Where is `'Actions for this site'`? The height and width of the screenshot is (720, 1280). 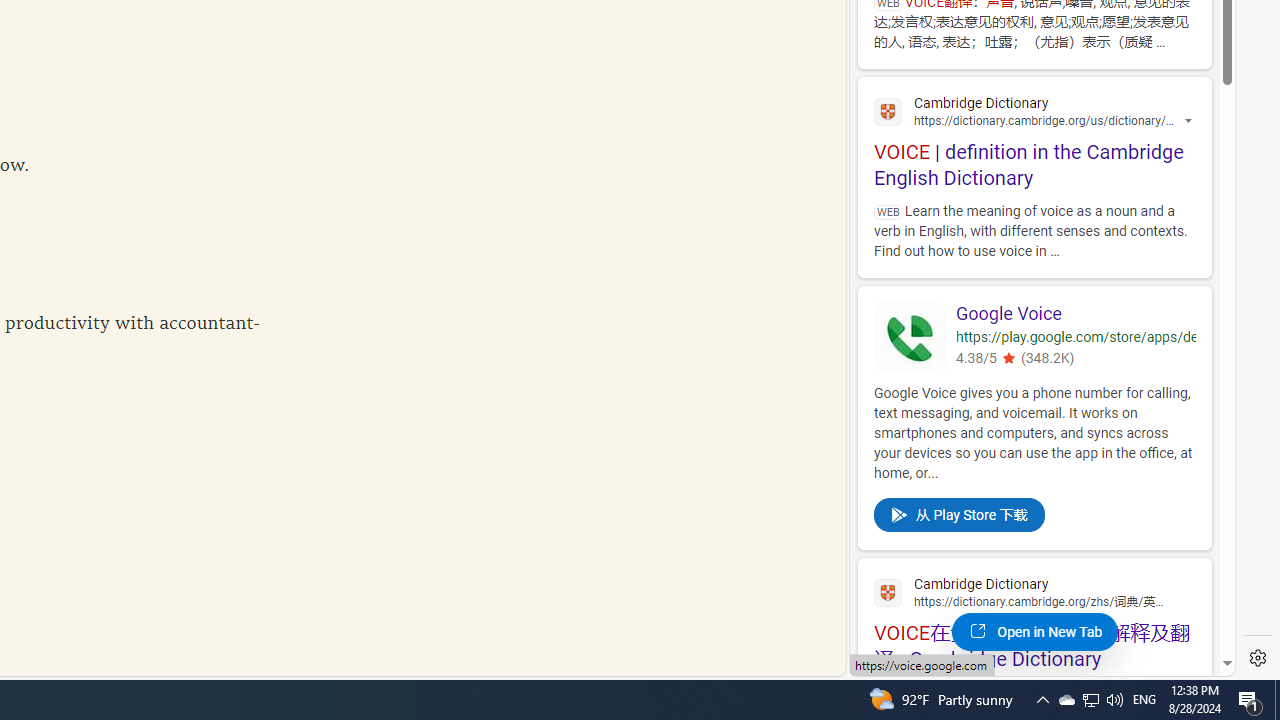
'Actions for this site' is located at coordinates (1190, 121).